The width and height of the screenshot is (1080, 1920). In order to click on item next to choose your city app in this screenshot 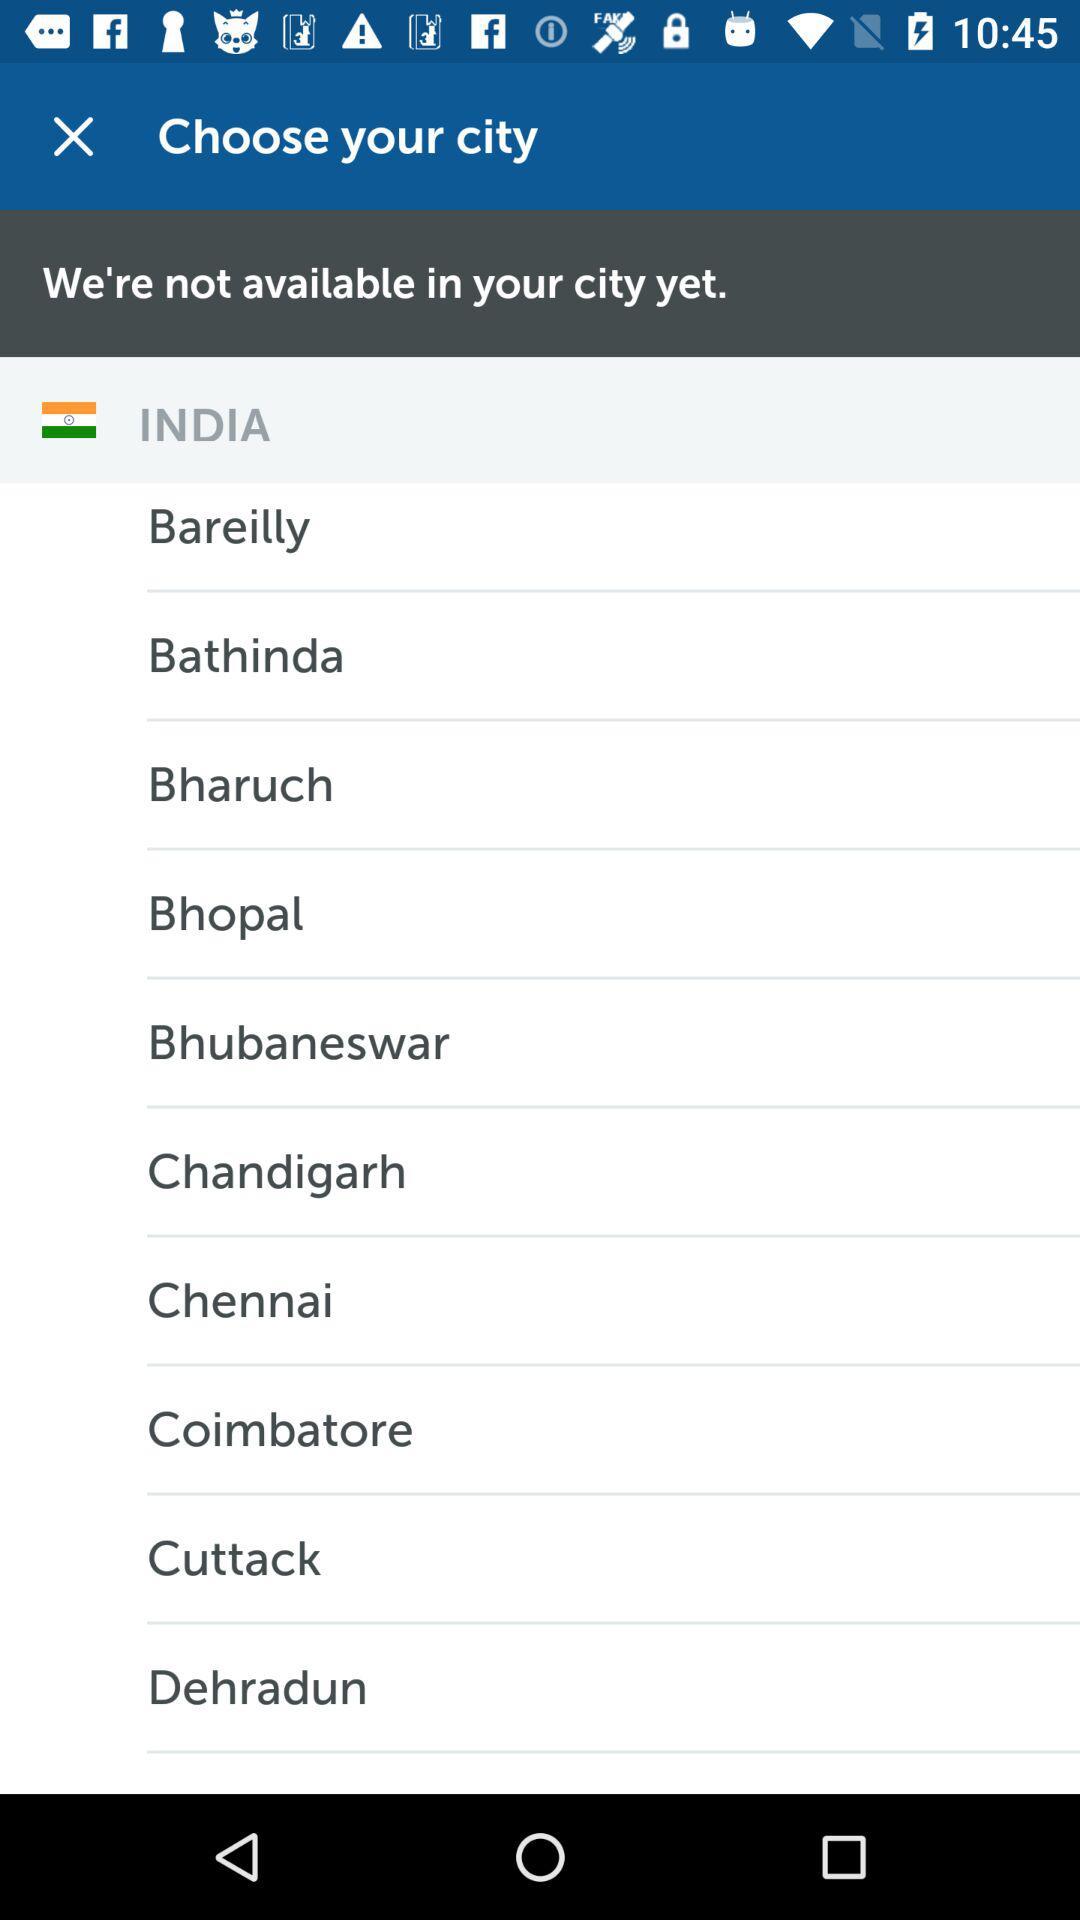, I will do `click(72, 135)`.